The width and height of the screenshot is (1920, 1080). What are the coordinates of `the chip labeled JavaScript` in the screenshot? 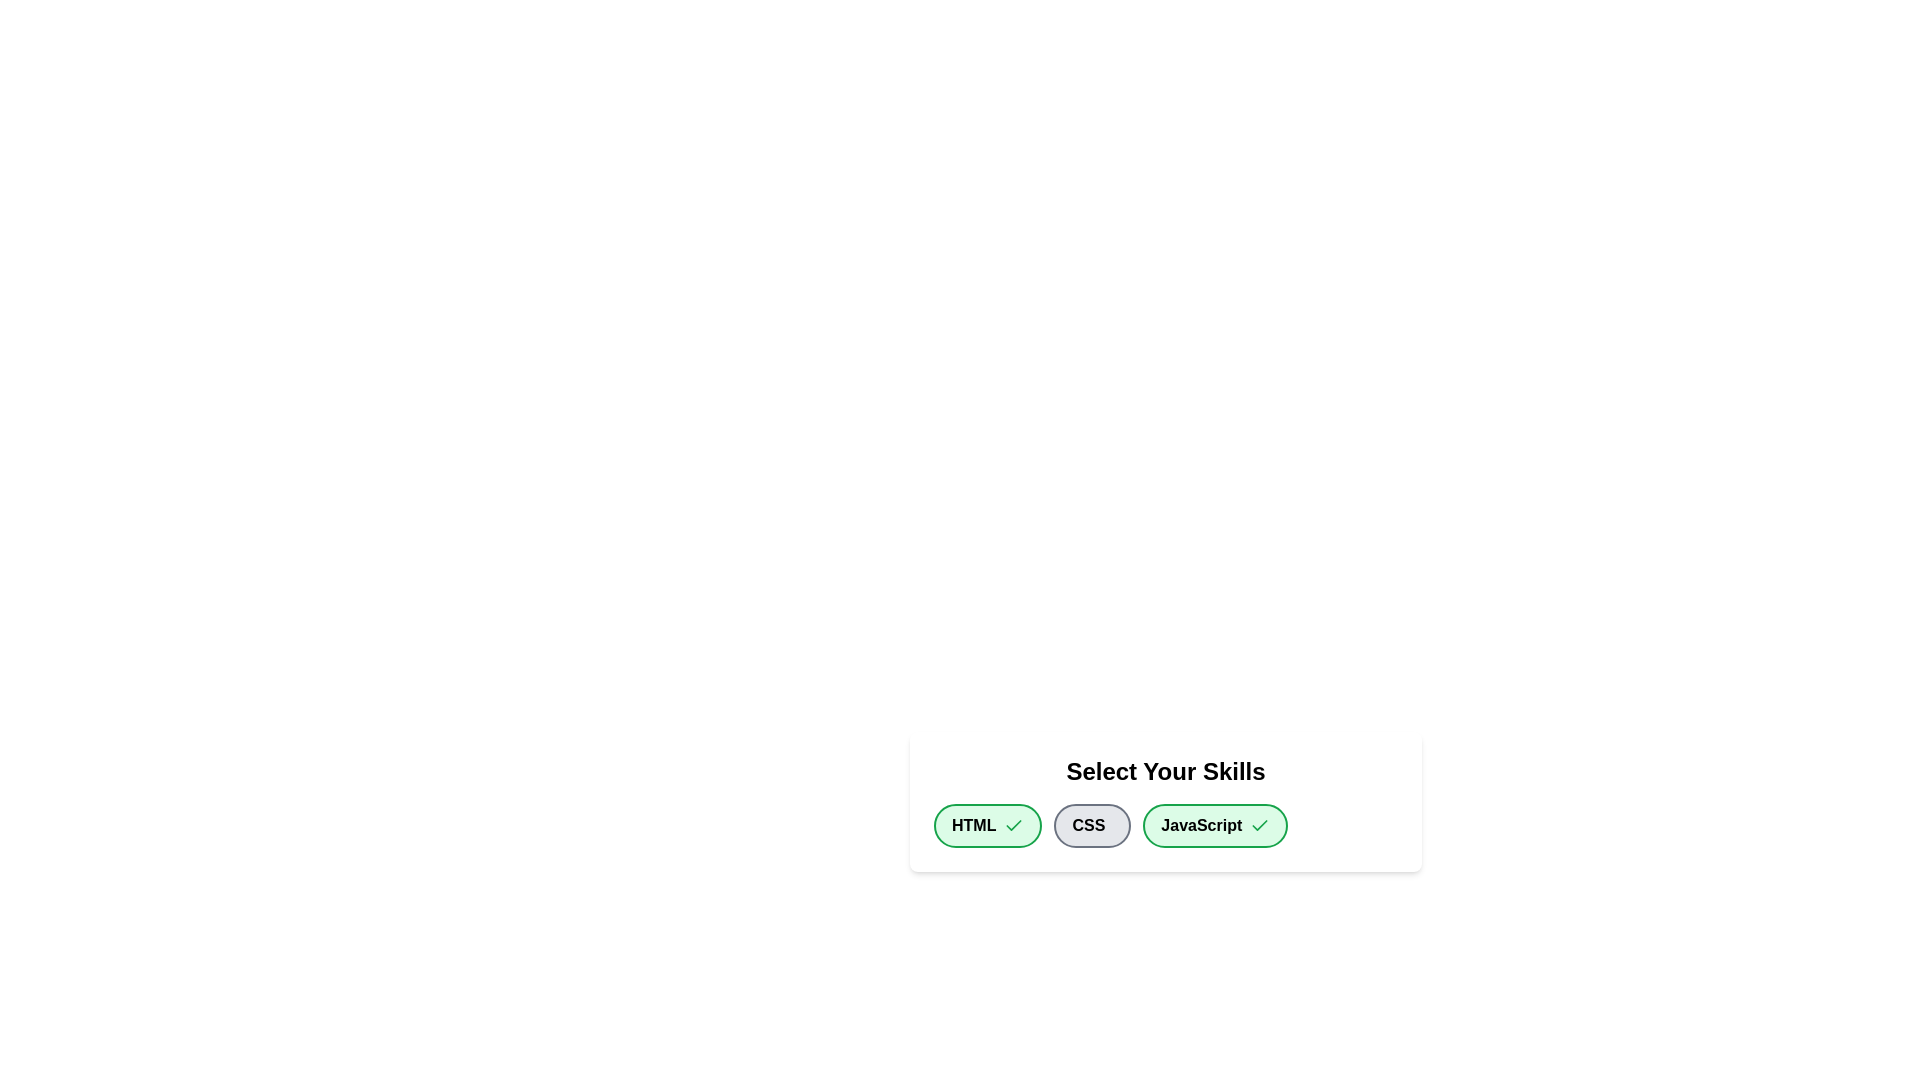 It's located at (1213, 825).